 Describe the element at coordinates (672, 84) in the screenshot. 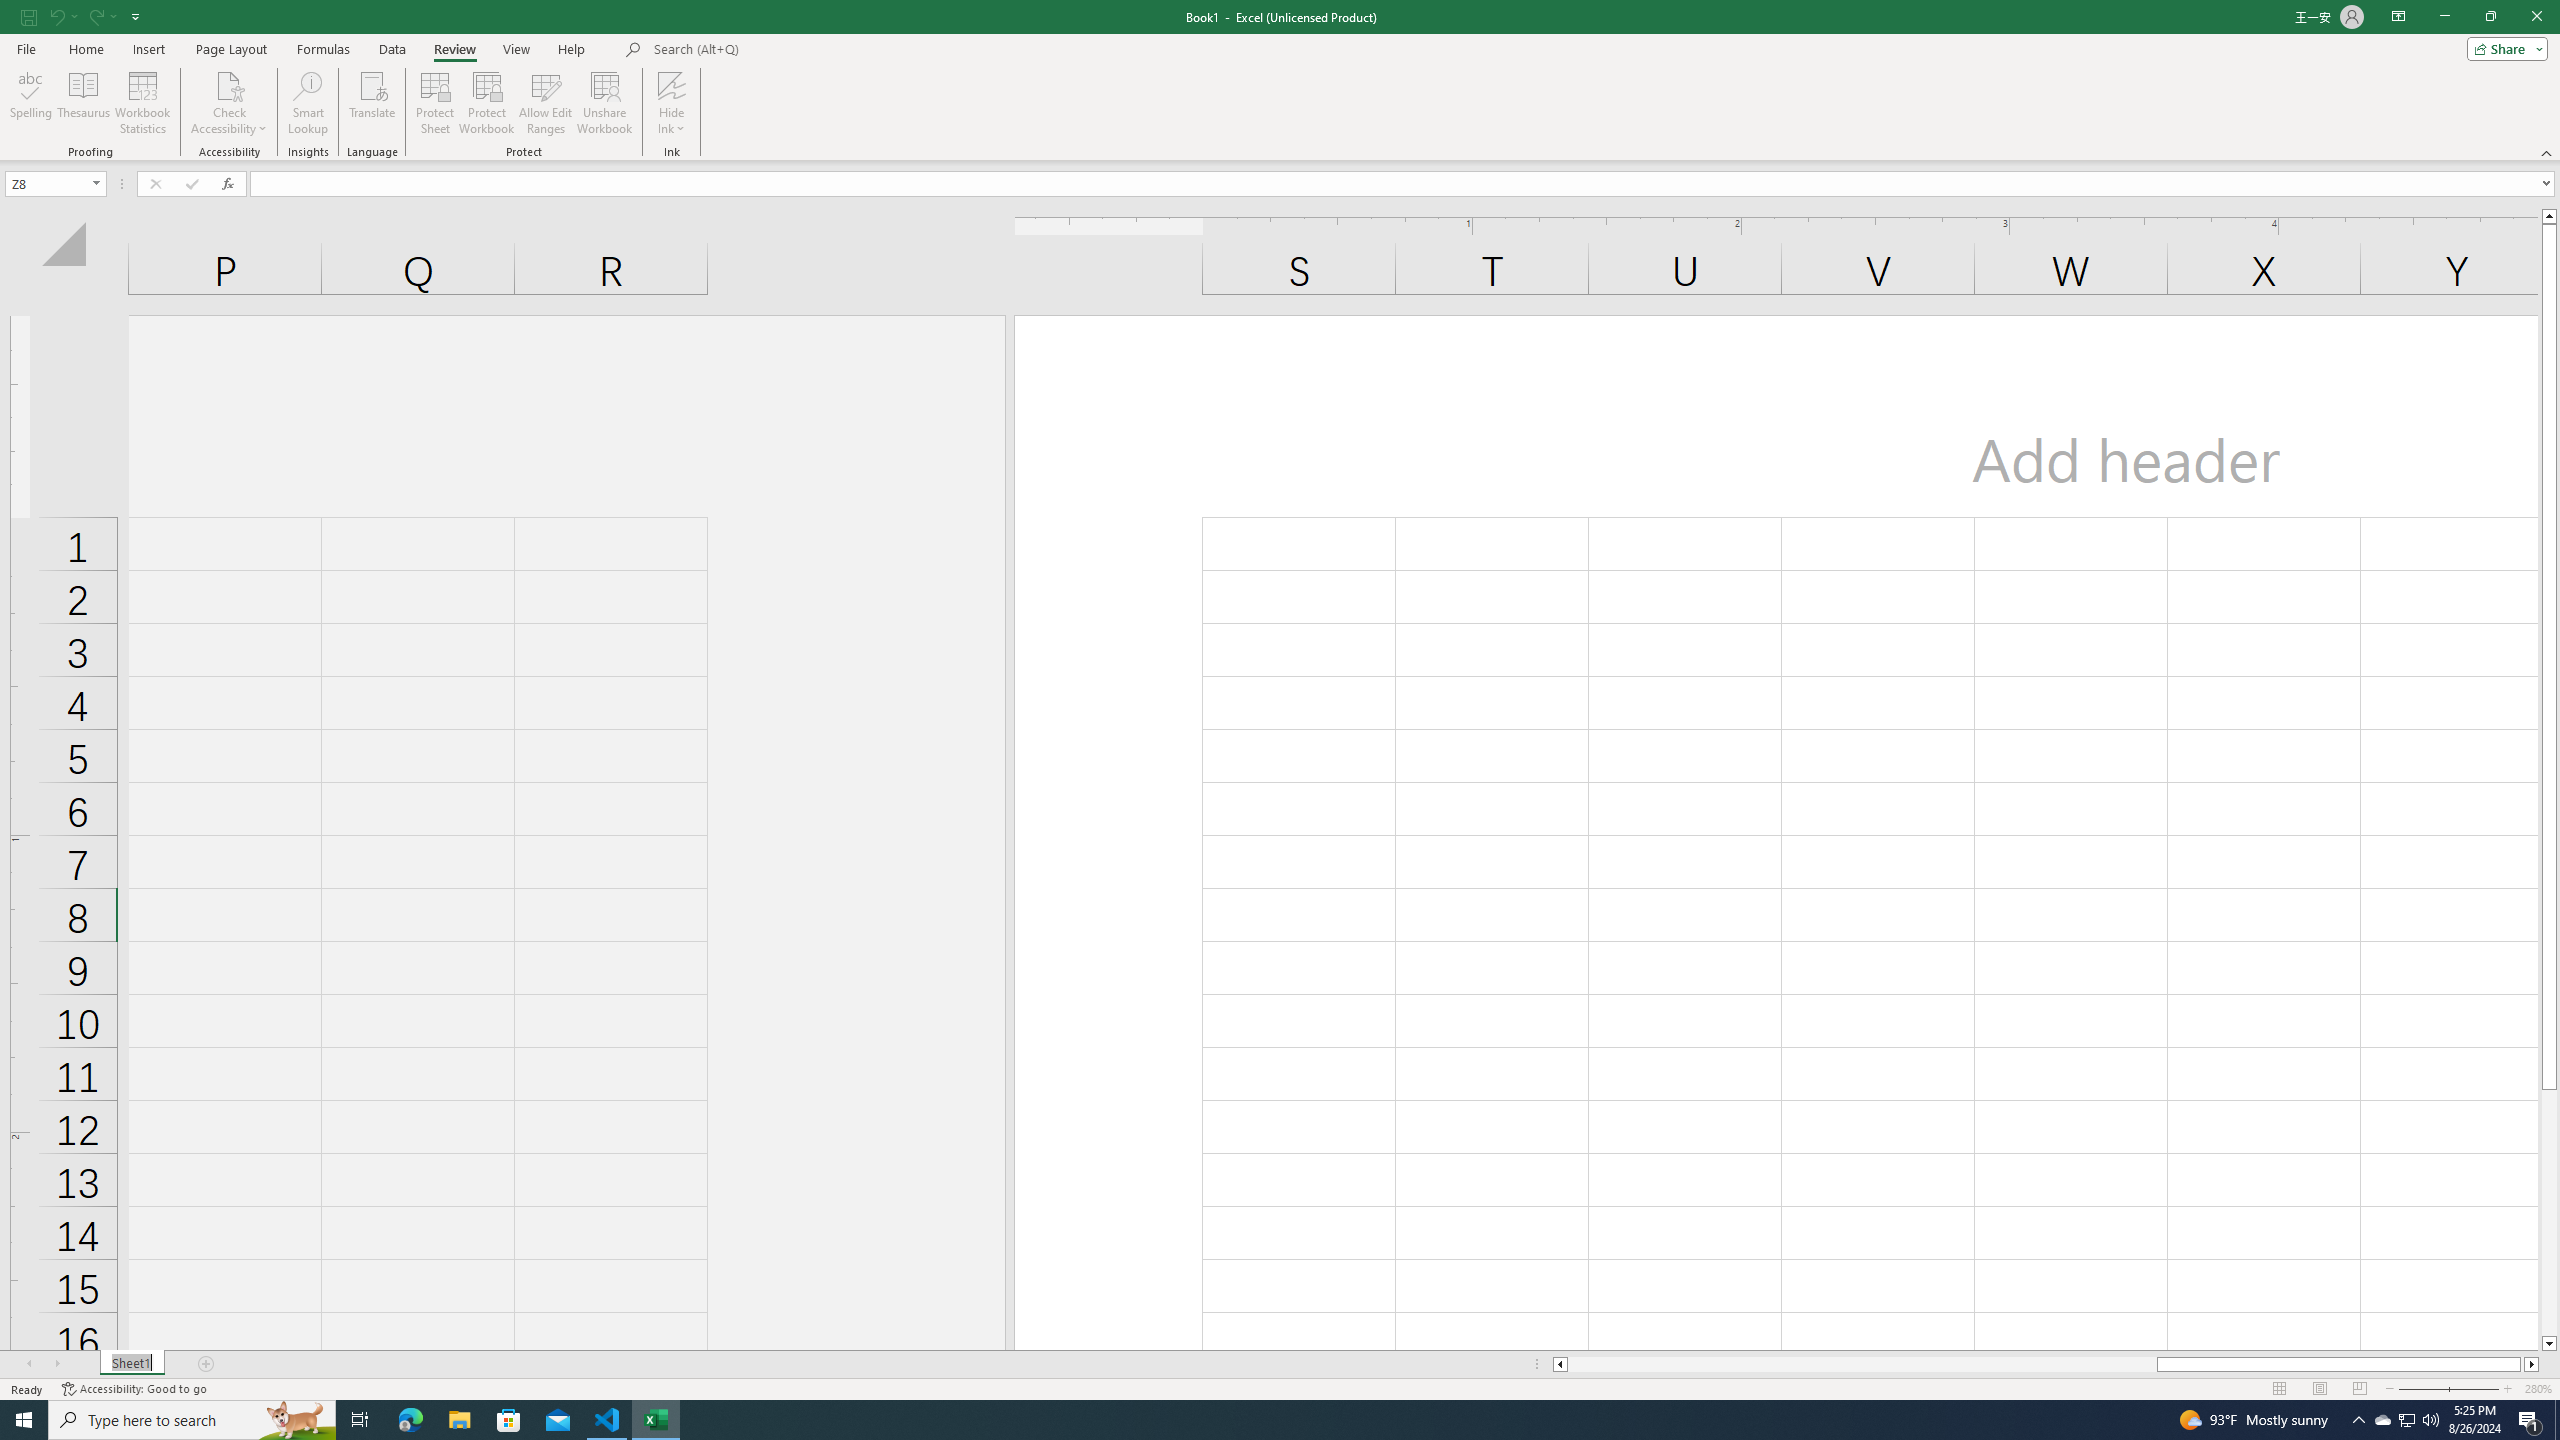

I see `'Hide Ink'` at that location.